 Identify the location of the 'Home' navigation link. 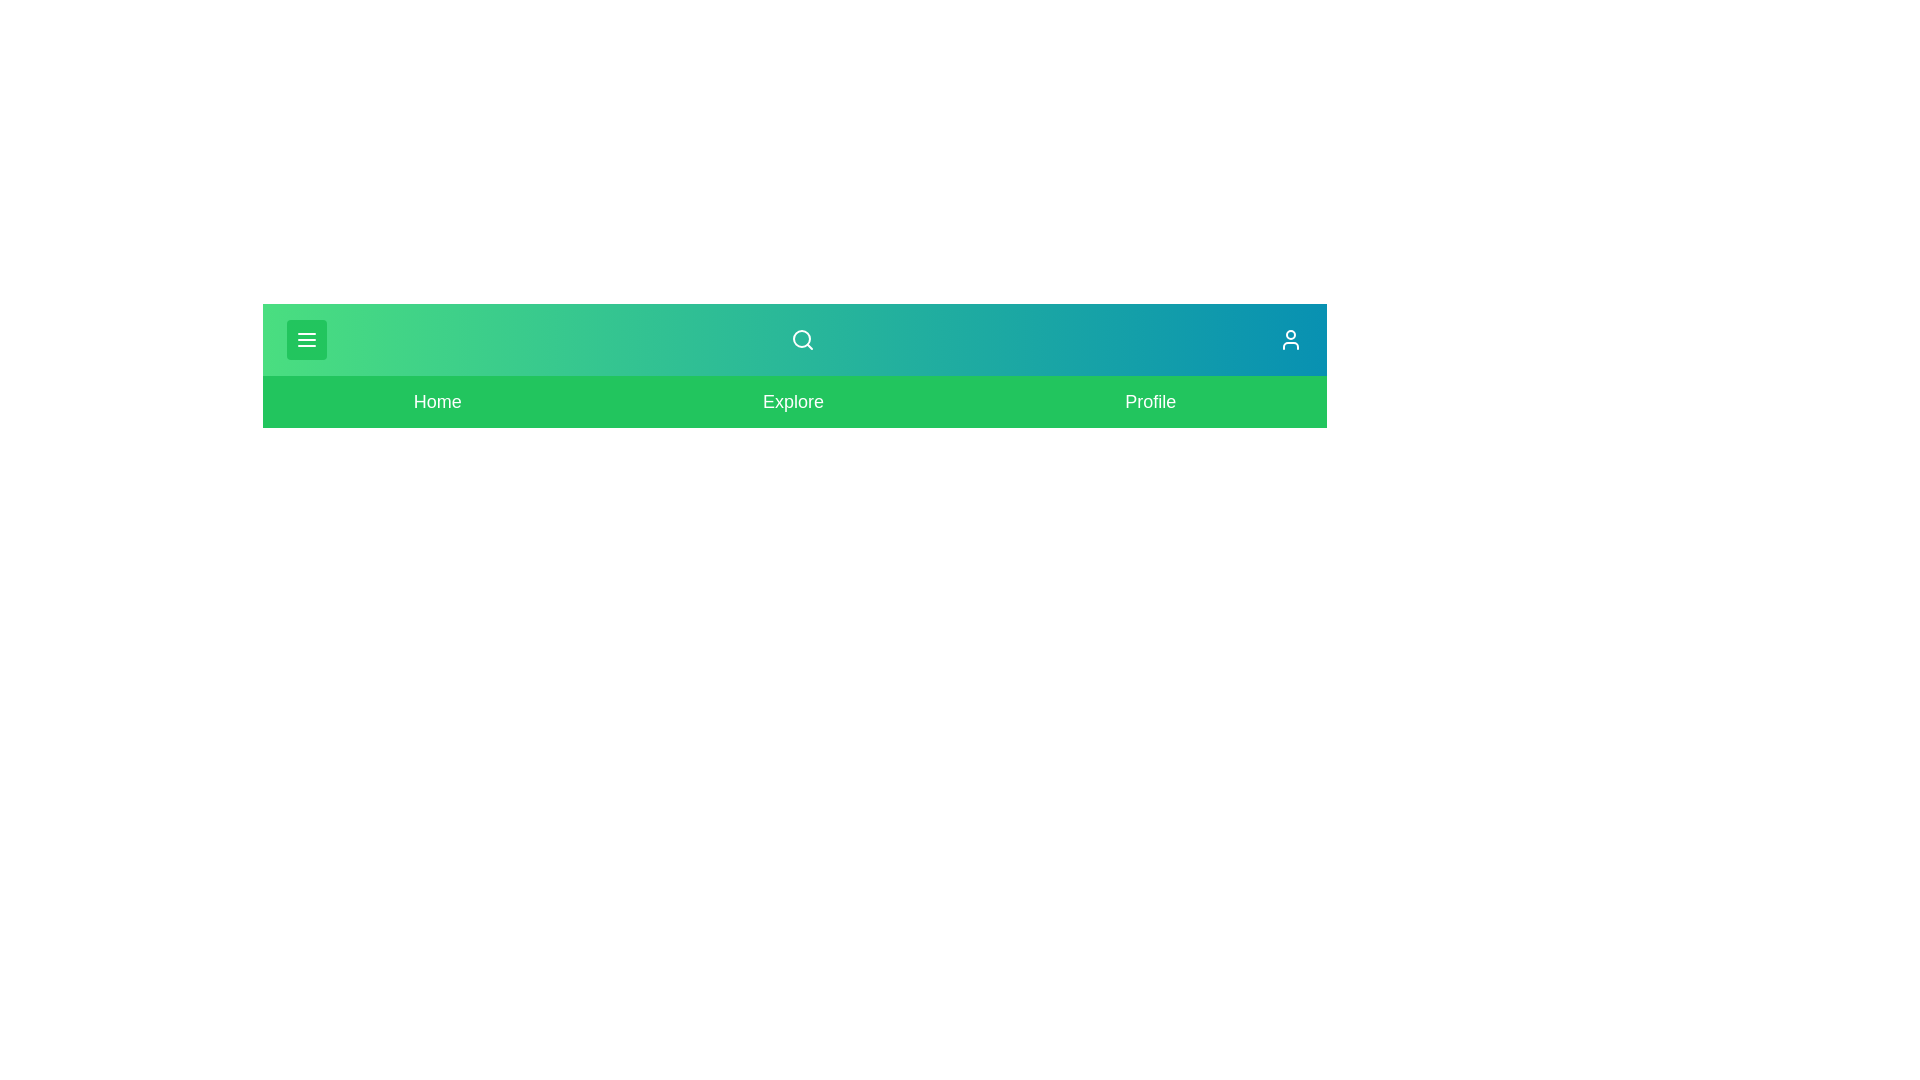
(435, 401).